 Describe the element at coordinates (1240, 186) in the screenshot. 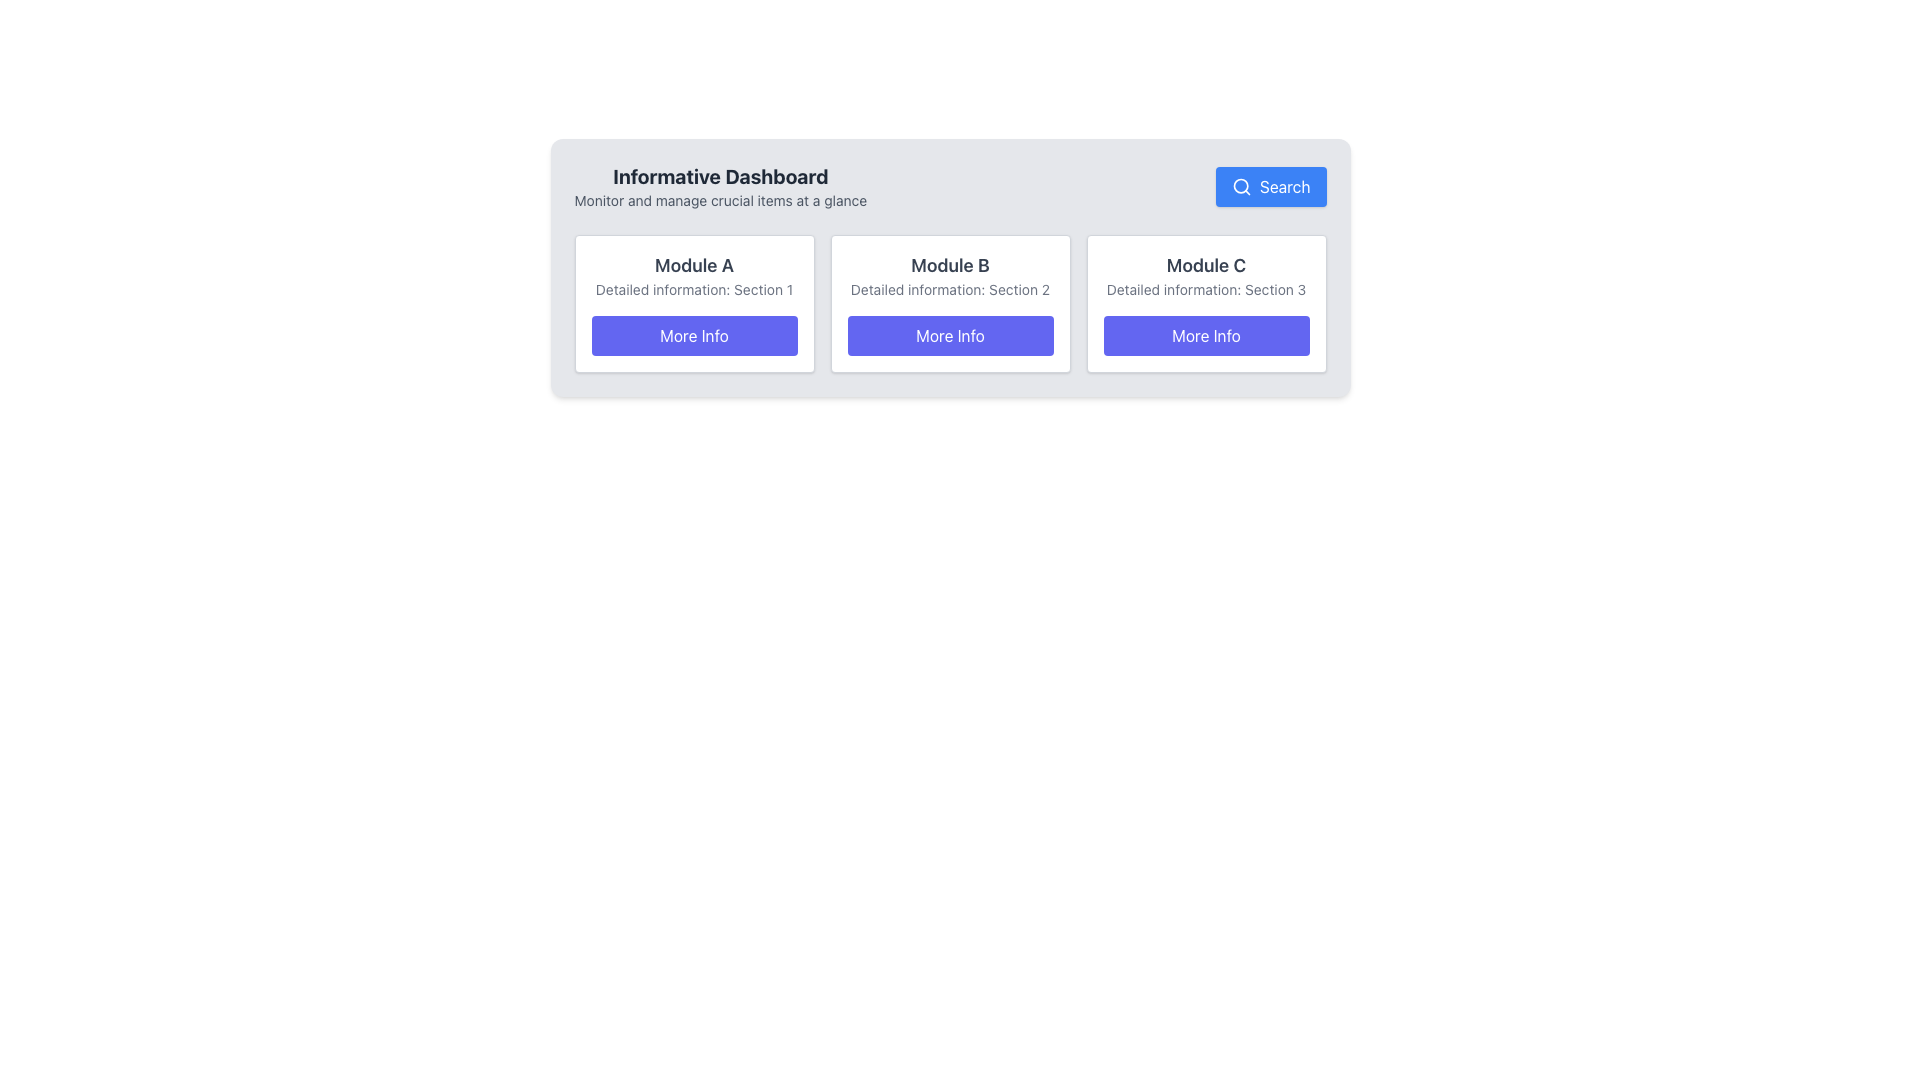

I see `the circular portion of the search icon located at the top-right corner of the interface` at that location.